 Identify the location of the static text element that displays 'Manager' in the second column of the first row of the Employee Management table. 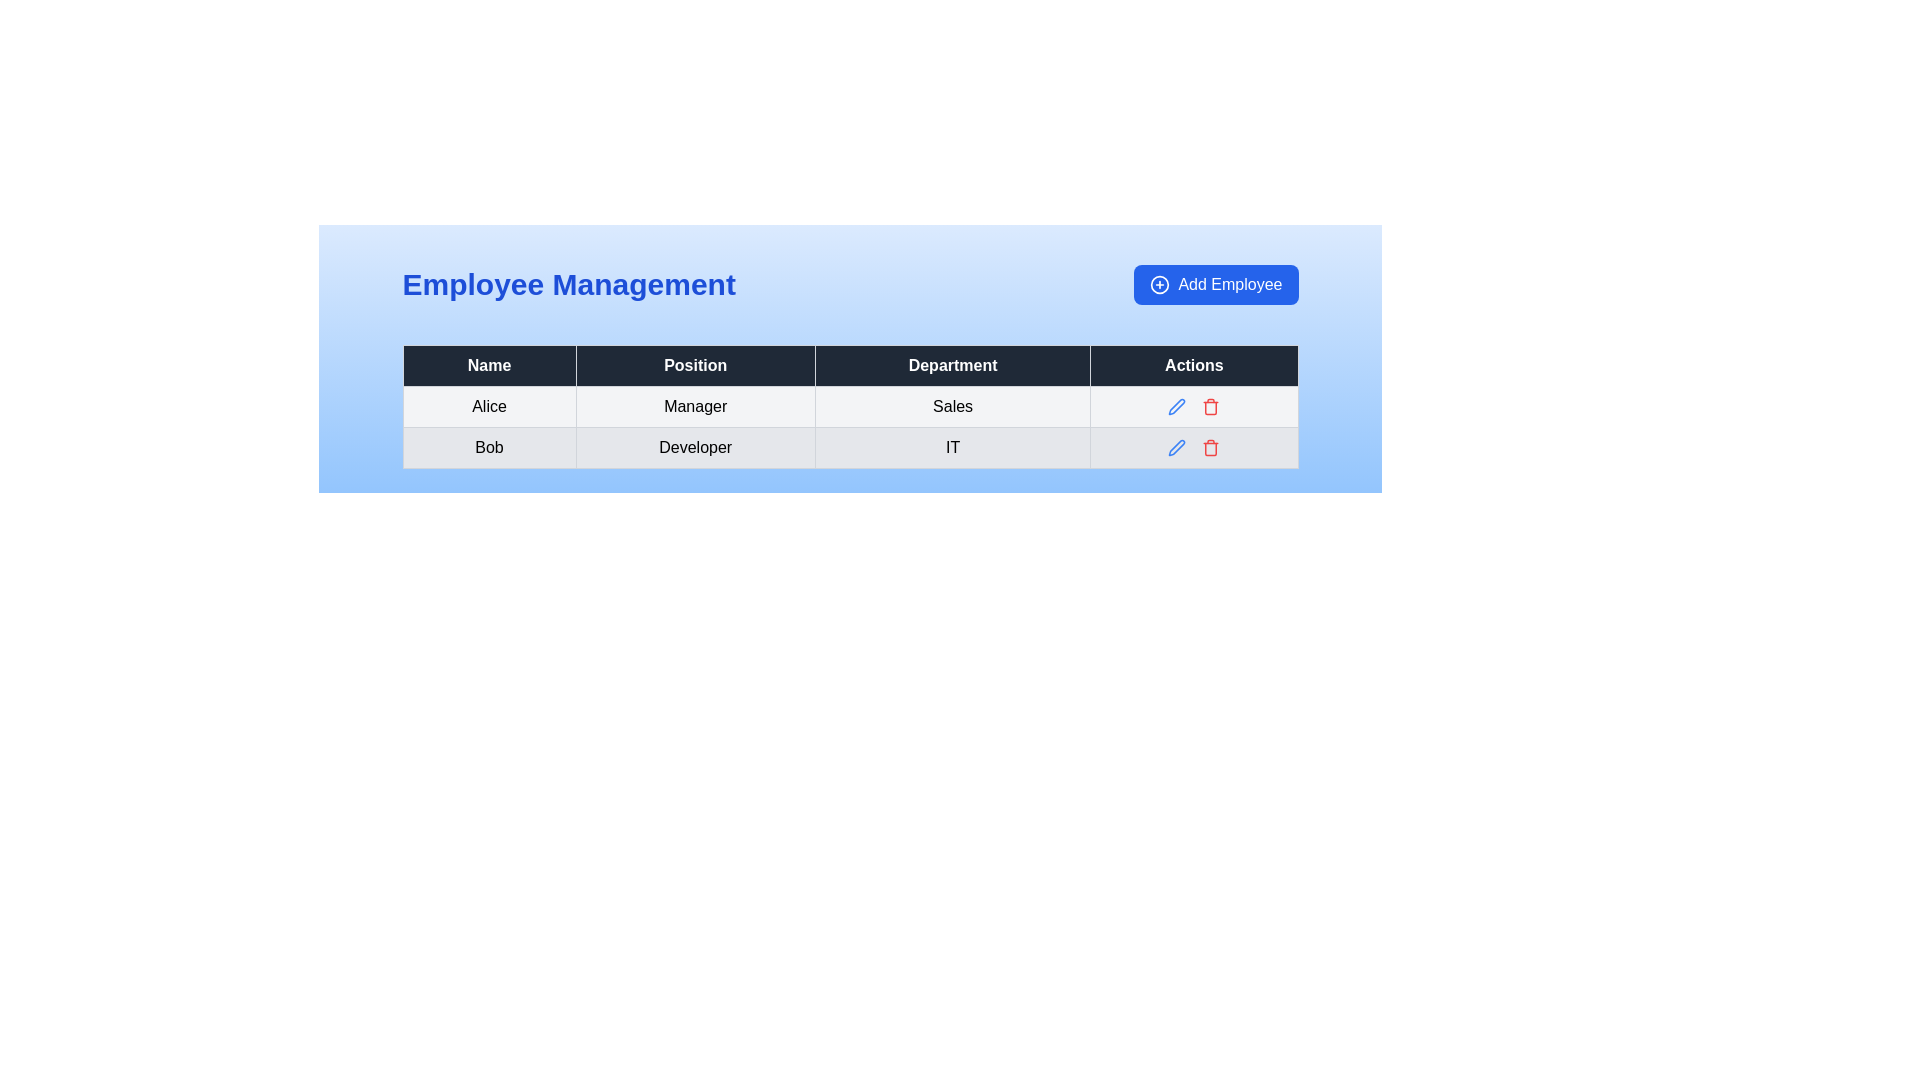
(695, 406).